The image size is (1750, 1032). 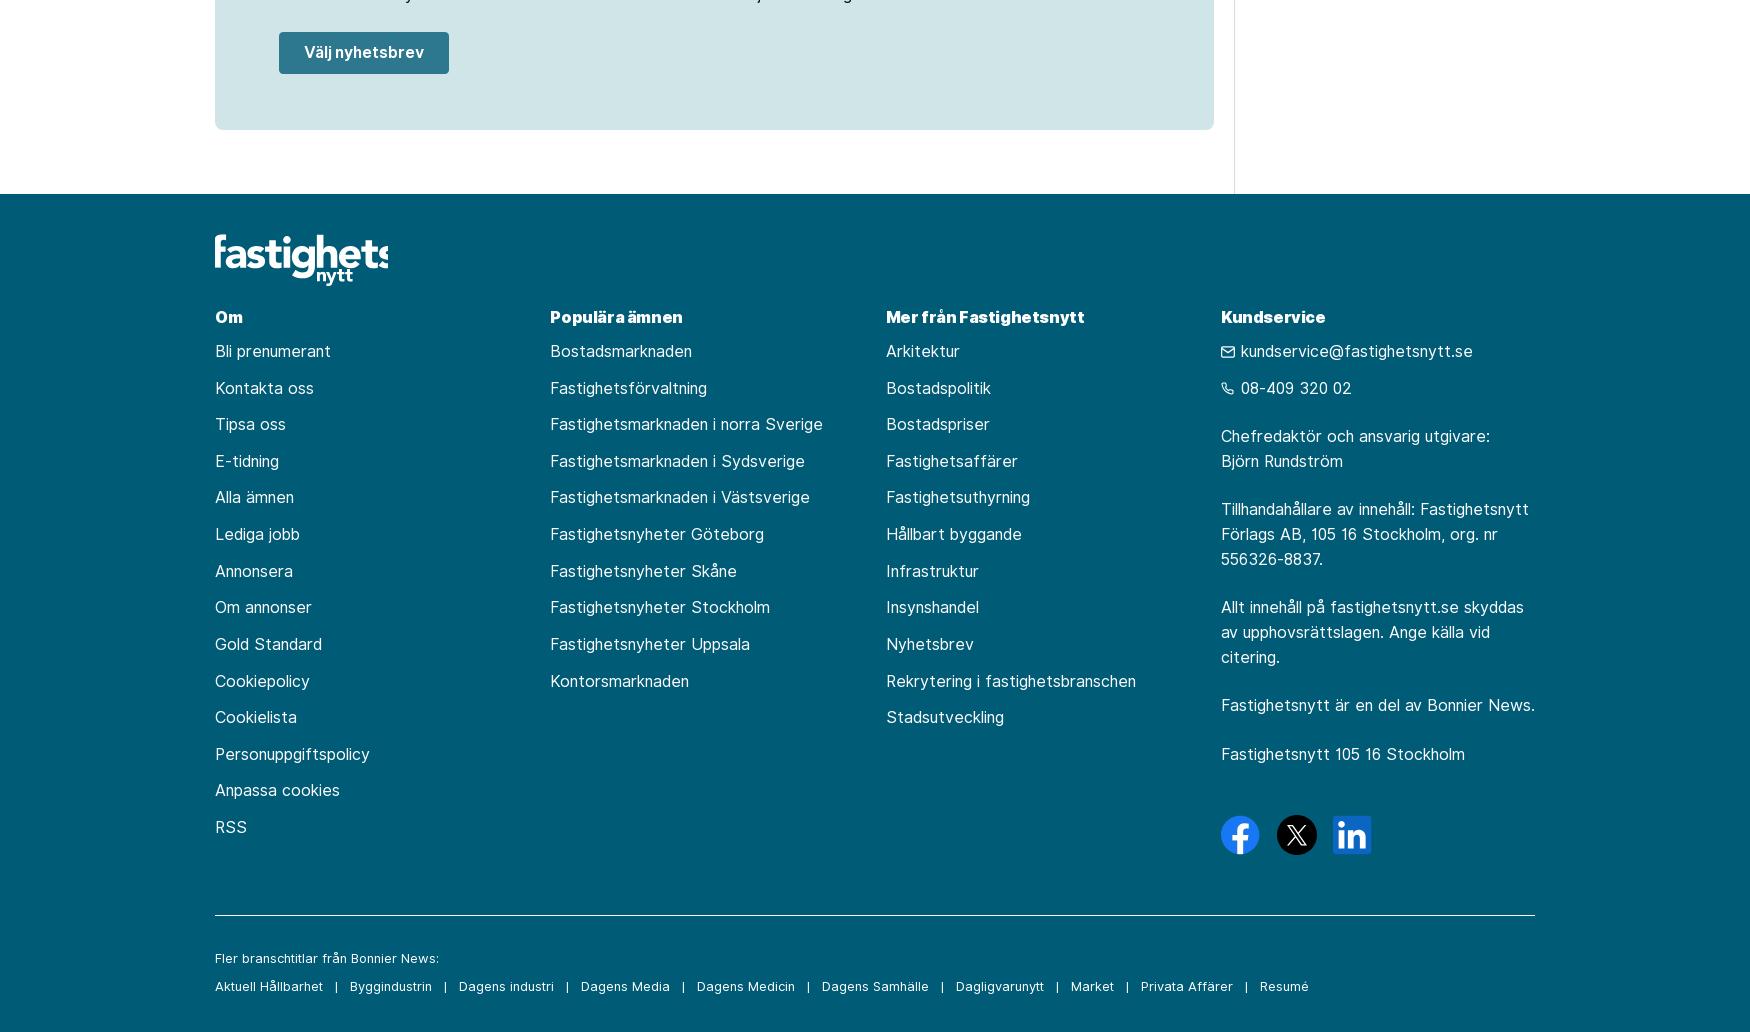 I want to click on 'Dagens industri', so click(x=505, y=984).